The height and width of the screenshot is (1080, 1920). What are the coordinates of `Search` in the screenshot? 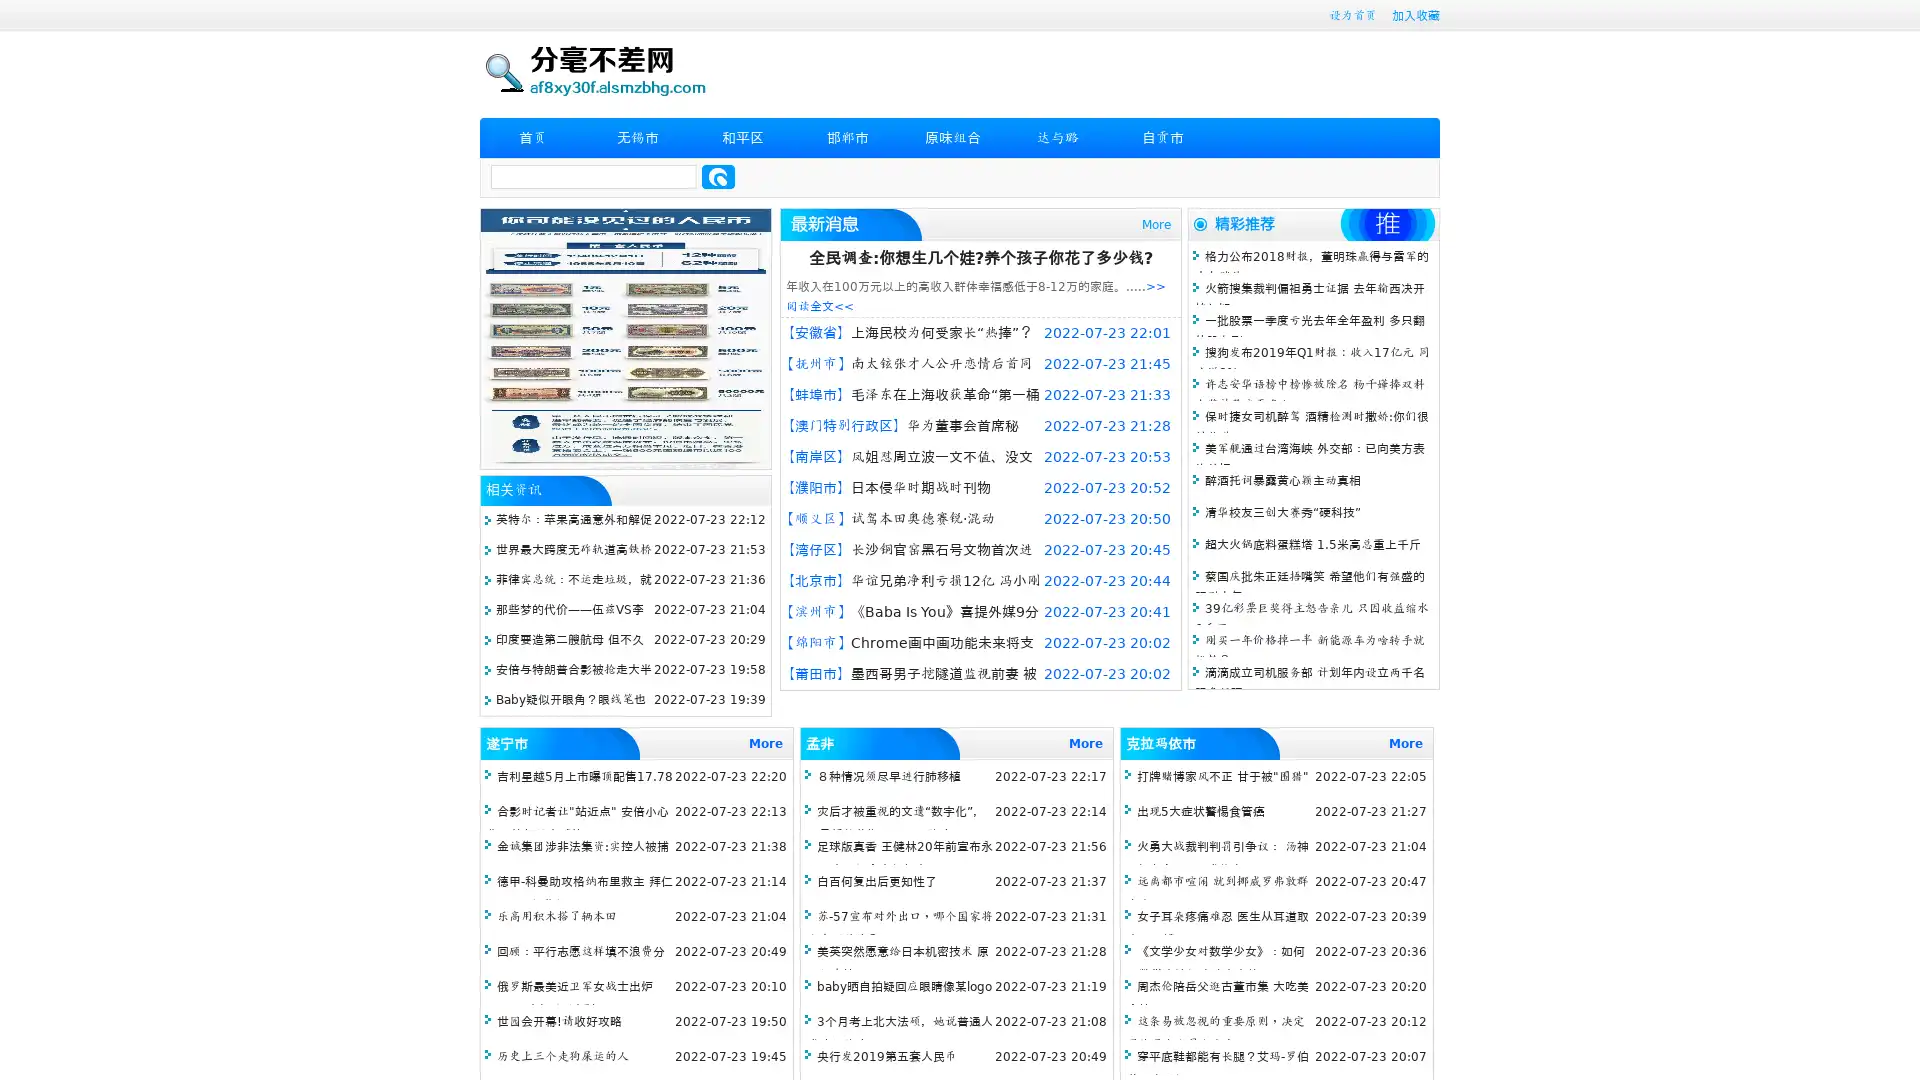 It's located at (718, 176).